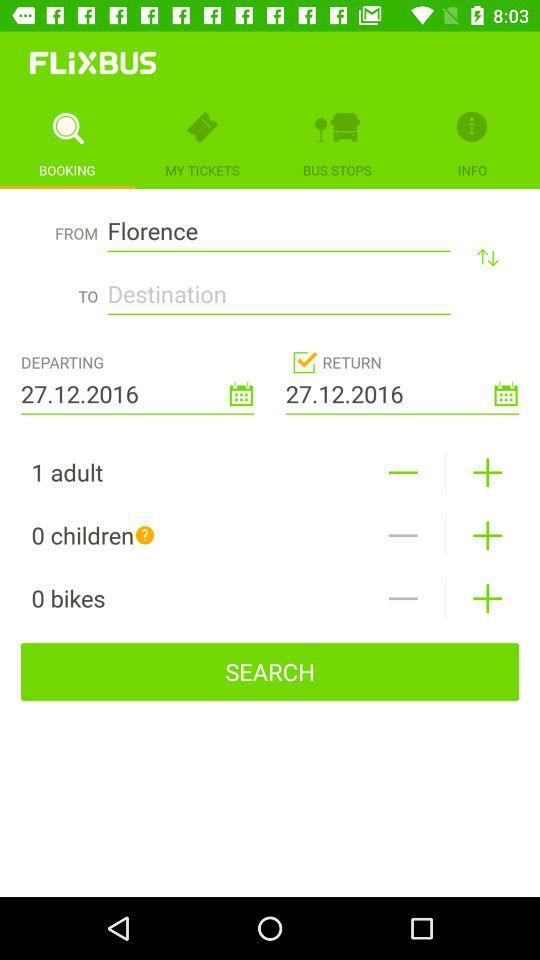 Image resolution: width=540 pixels, height=960 pixels. I want to click on minus one adult in booking, so click(403, 472).